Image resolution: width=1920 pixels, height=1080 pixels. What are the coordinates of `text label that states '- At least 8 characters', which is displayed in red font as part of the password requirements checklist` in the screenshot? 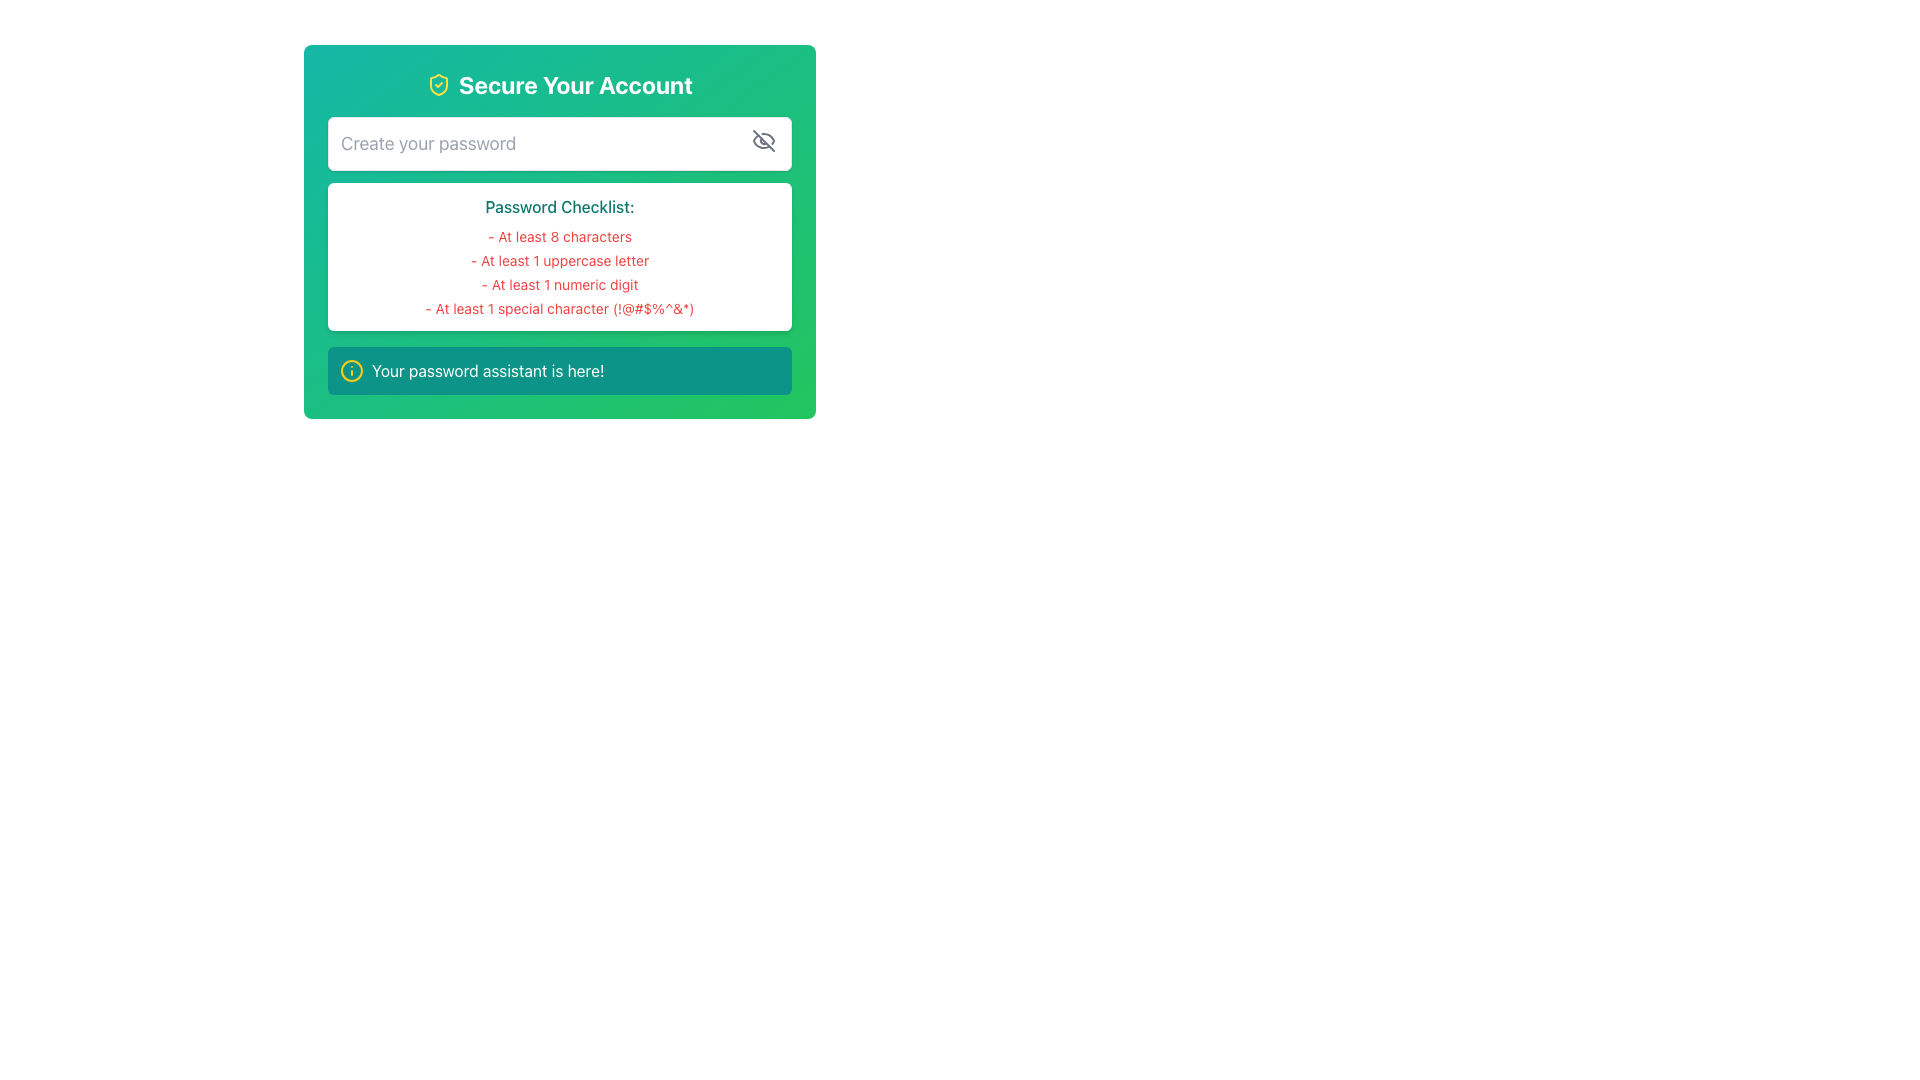 It's located at (560, 235).